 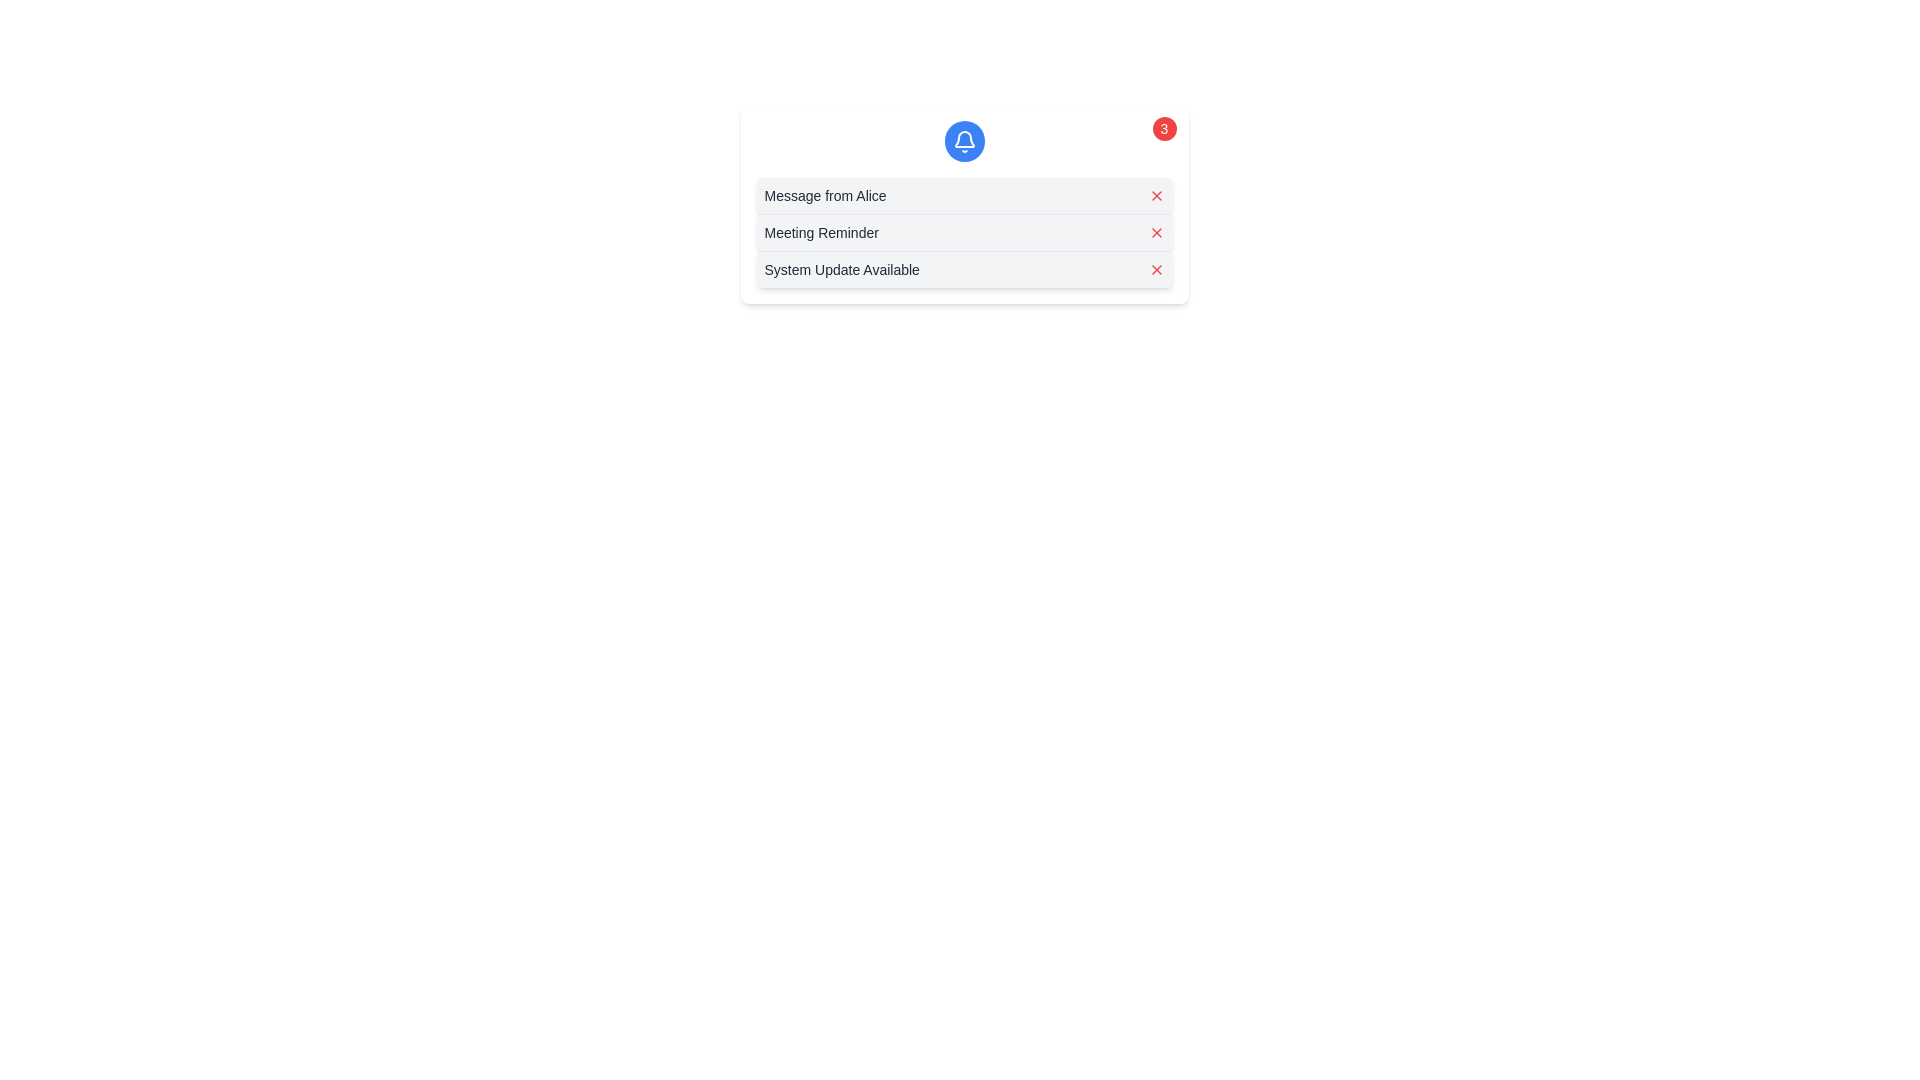 What do you see at coordinates (964, 195) in the screenshot?
I see `the first notification item with a dismiss button` at bounding box center [964, 195].